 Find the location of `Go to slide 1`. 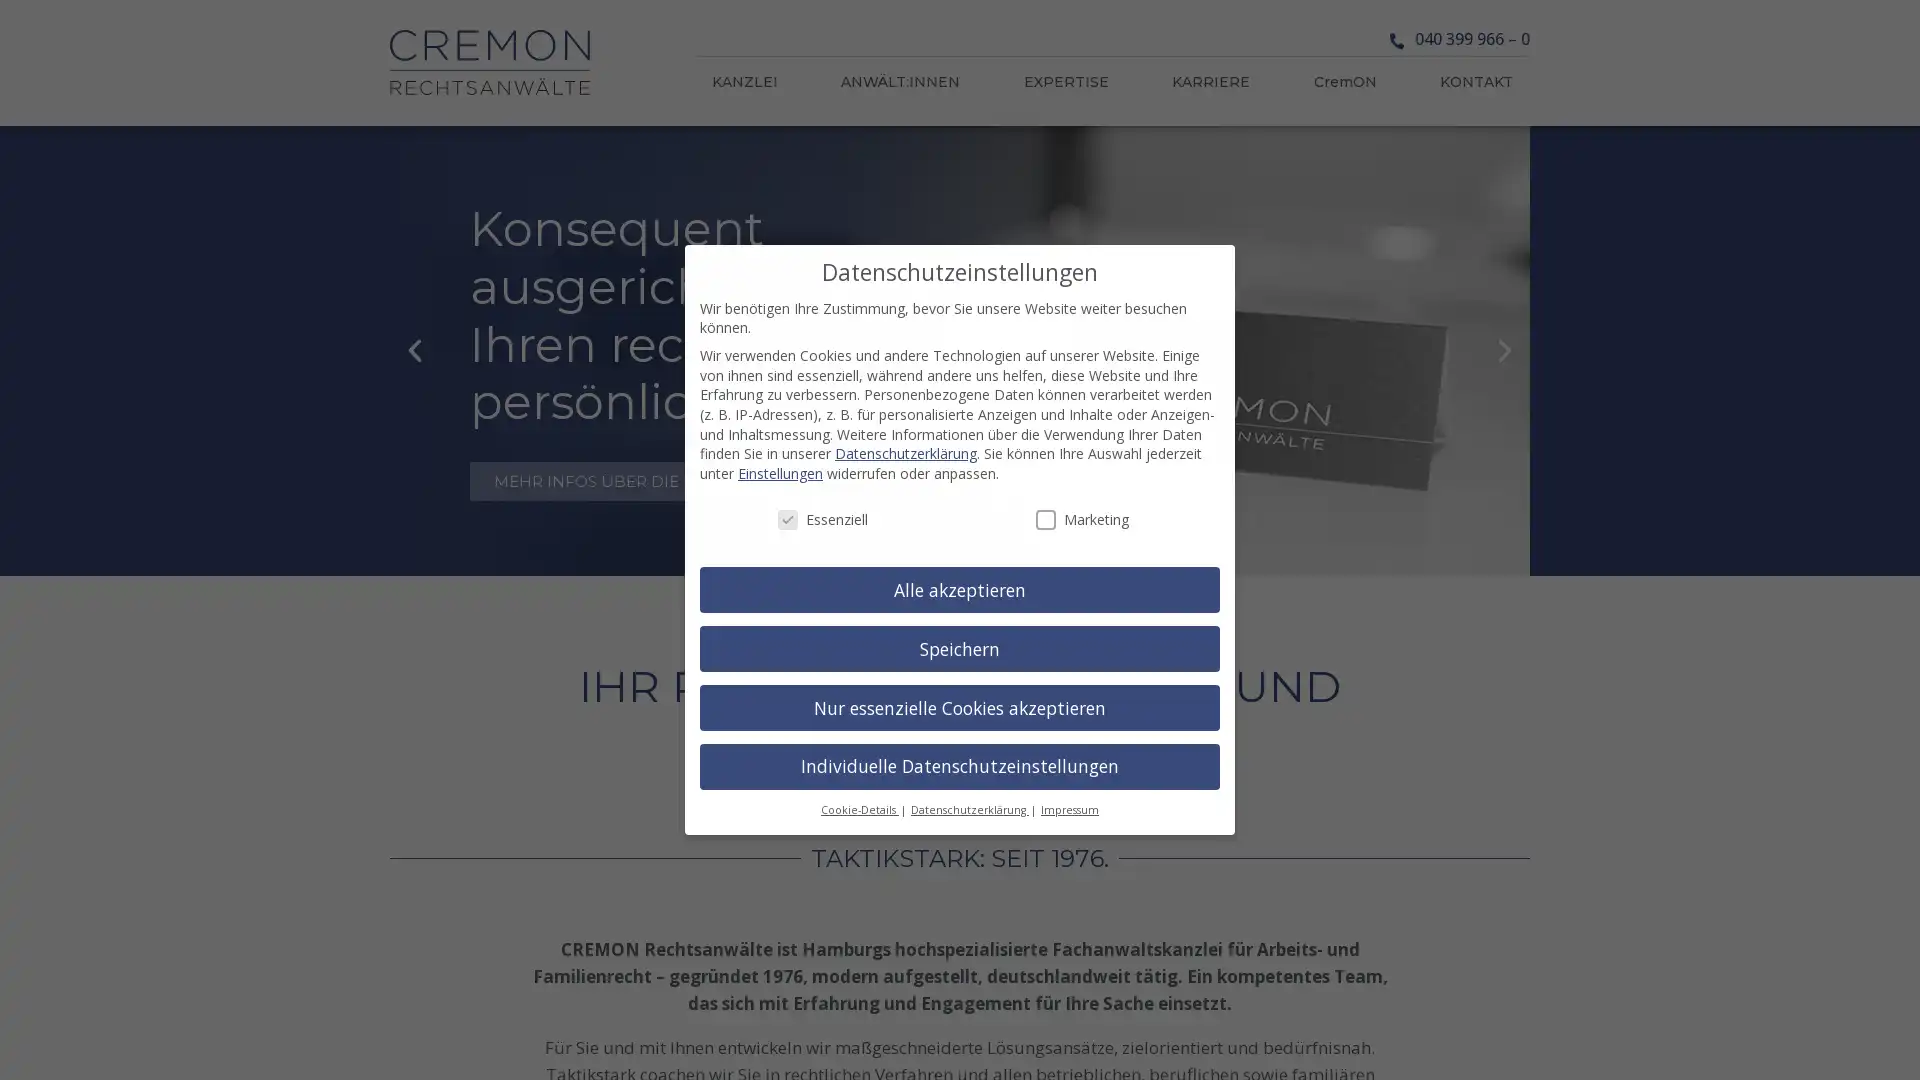

Go to slide 1 is located at coordinates (948, 558).